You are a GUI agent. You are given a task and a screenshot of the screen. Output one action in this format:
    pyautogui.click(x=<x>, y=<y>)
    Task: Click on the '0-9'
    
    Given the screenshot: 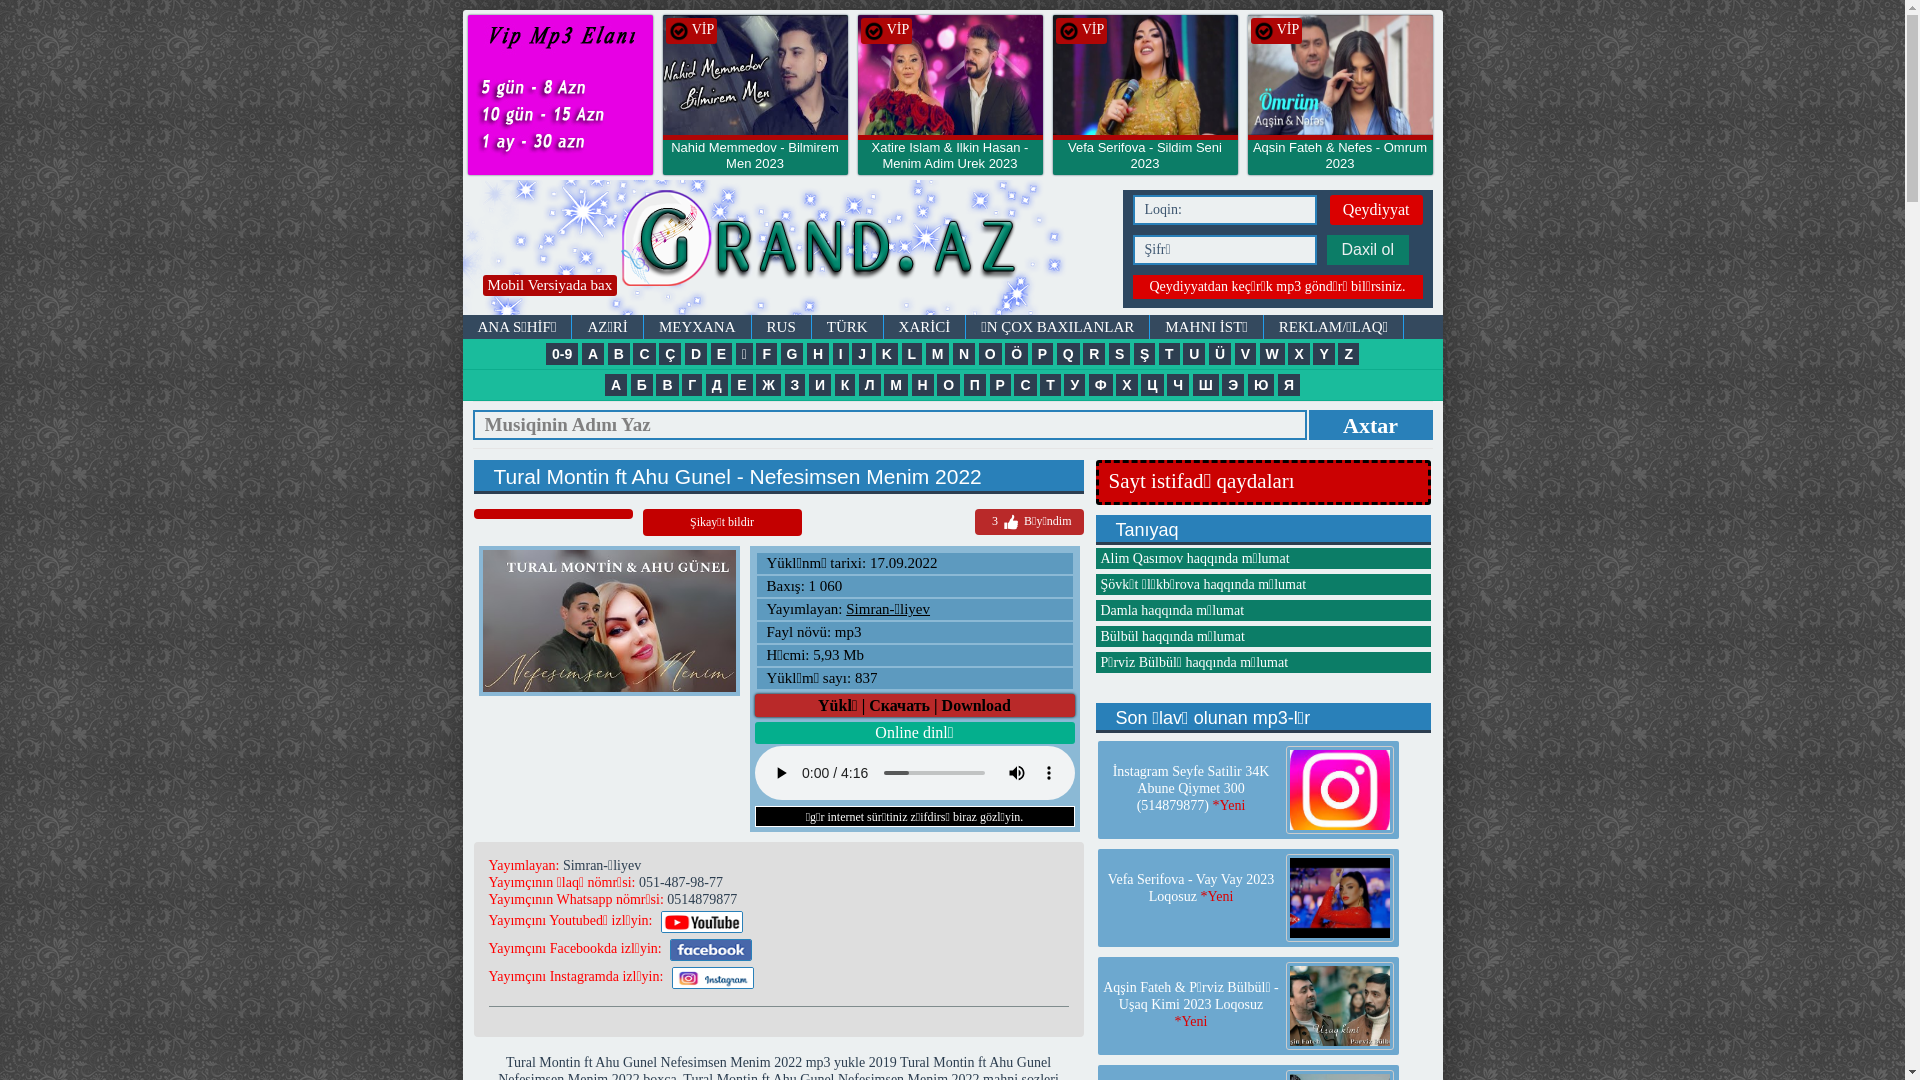 What is the action you would take?
    pyautogui.click(x=560, y=353)
    